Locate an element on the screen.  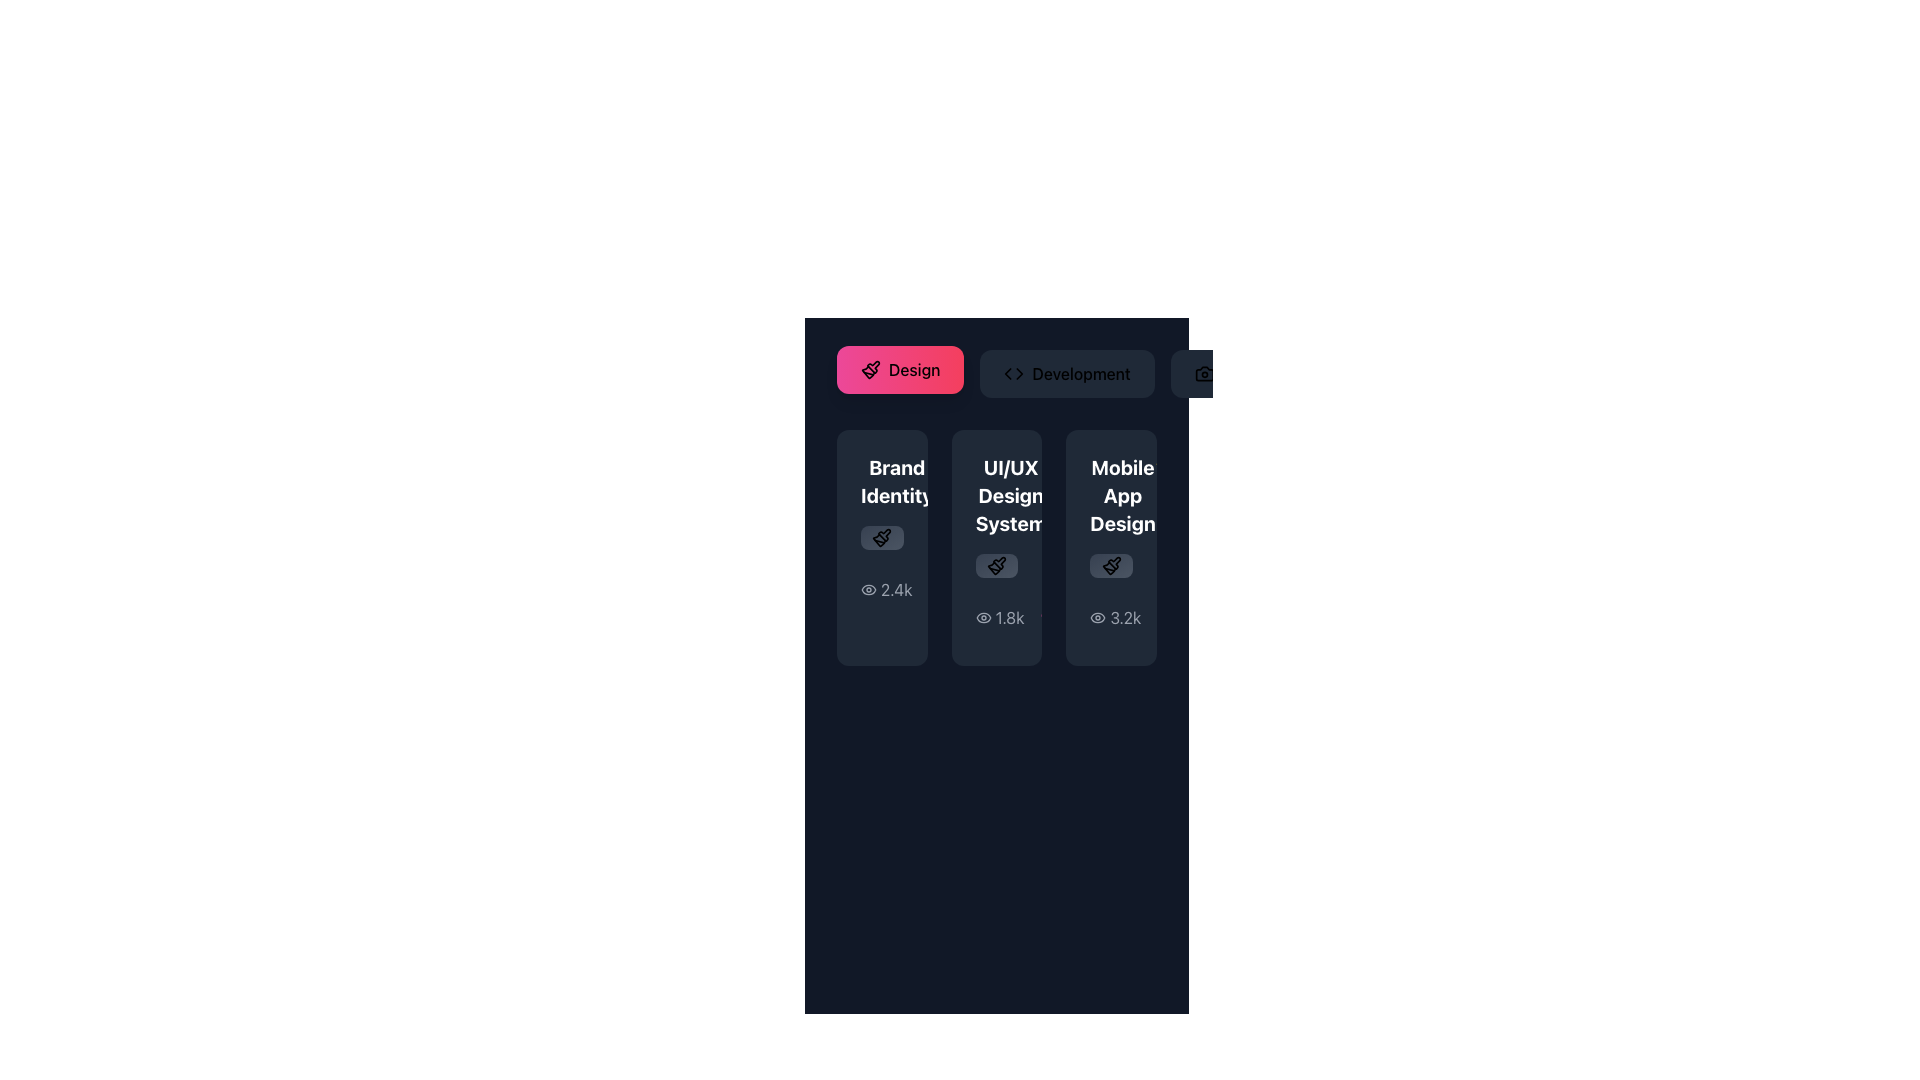
the gray eye icon located in the middle panel labeled 'UI/UX Design System', which is positioned to the left of the '1.8k' text is located at coordinates (983, 616).